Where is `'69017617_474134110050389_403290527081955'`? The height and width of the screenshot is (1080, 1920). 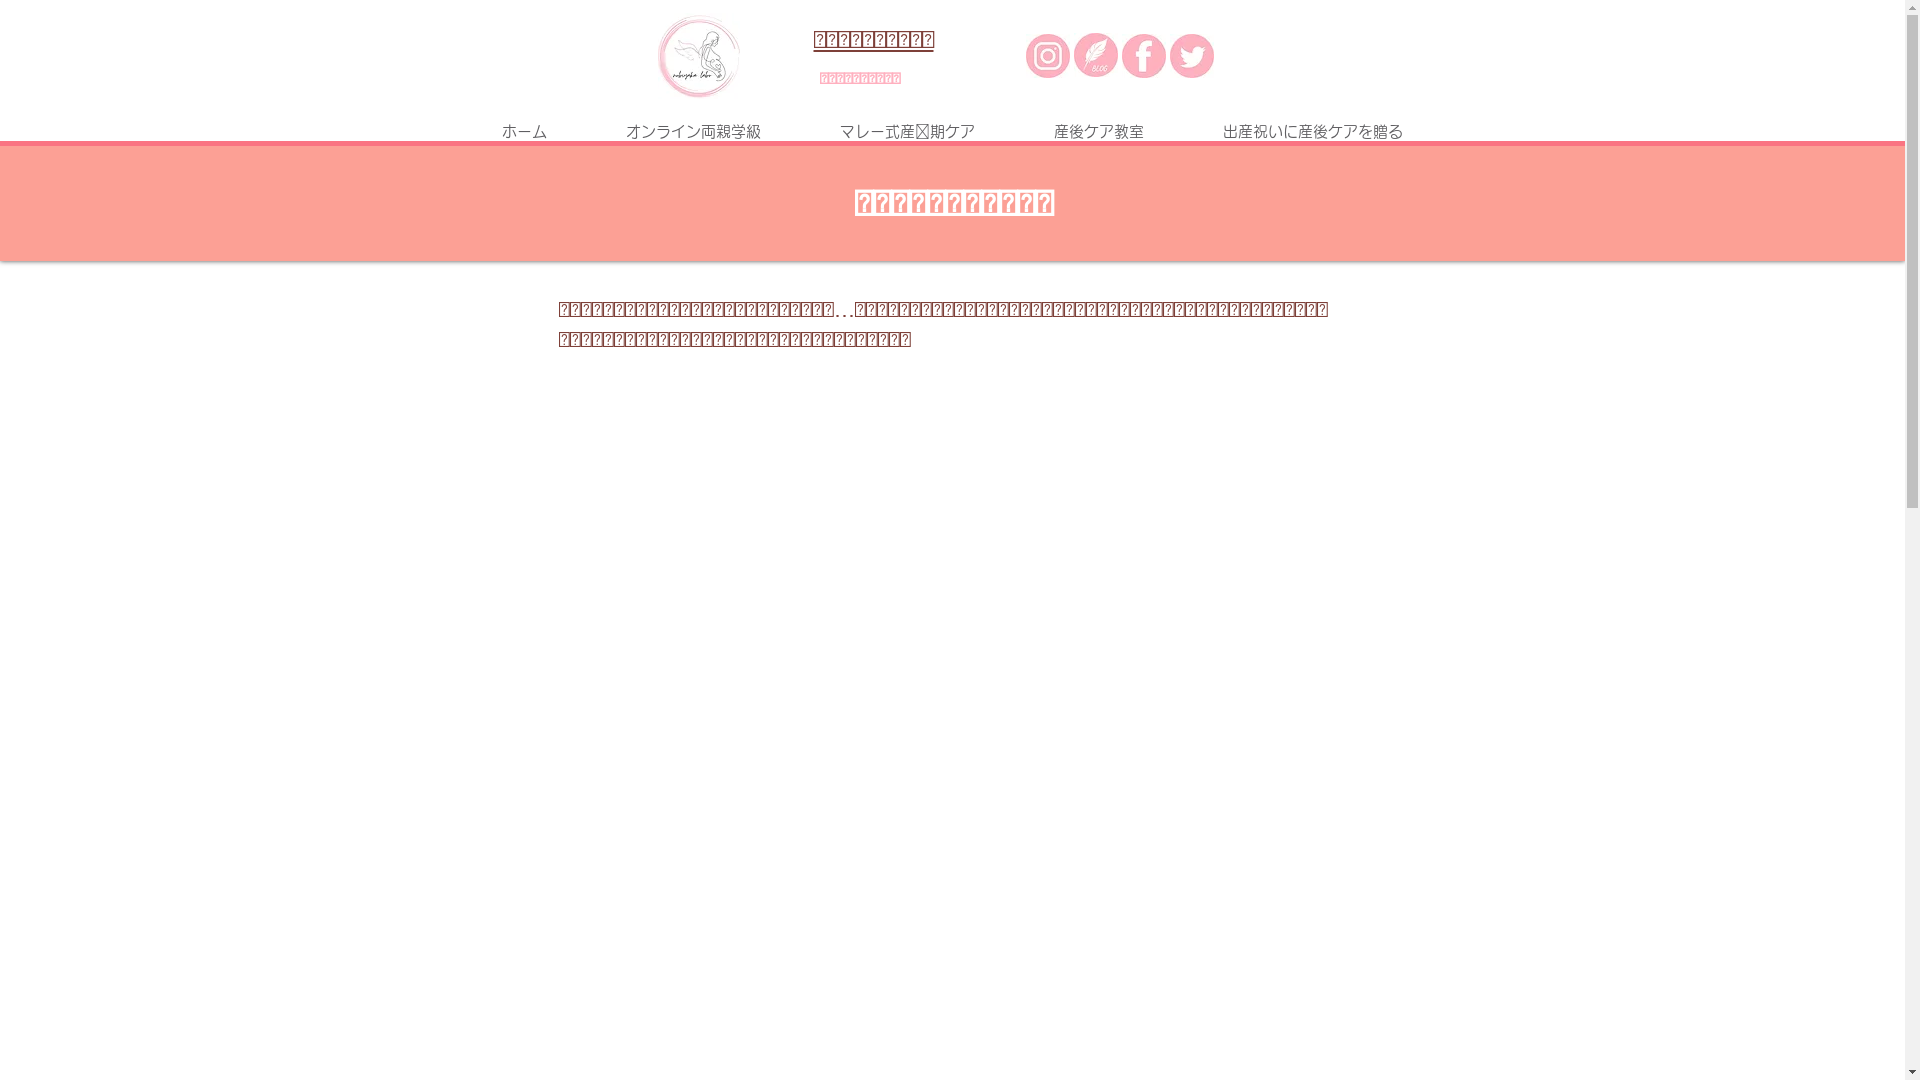
'69017617_474134110050389_403290527081955' is located at coordinates (657, 55).